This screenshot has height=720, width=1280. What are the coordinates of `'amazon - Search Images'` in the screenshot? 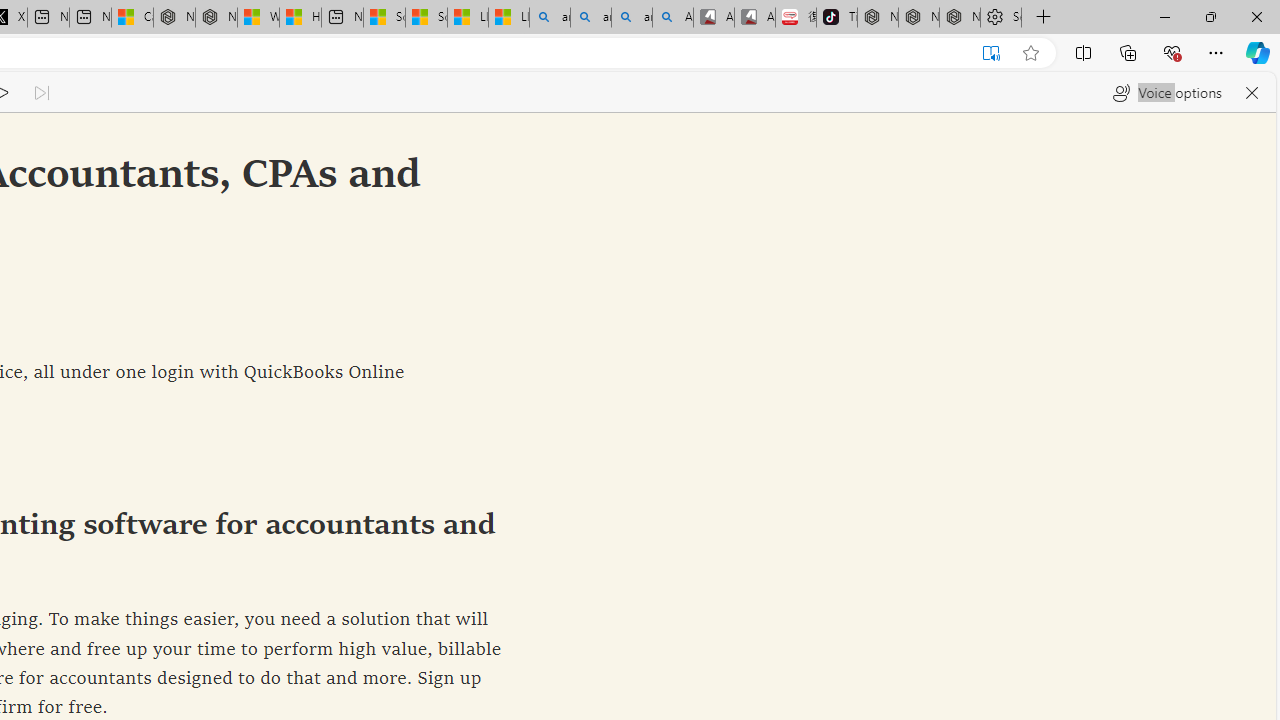 It's located at (630, 17).